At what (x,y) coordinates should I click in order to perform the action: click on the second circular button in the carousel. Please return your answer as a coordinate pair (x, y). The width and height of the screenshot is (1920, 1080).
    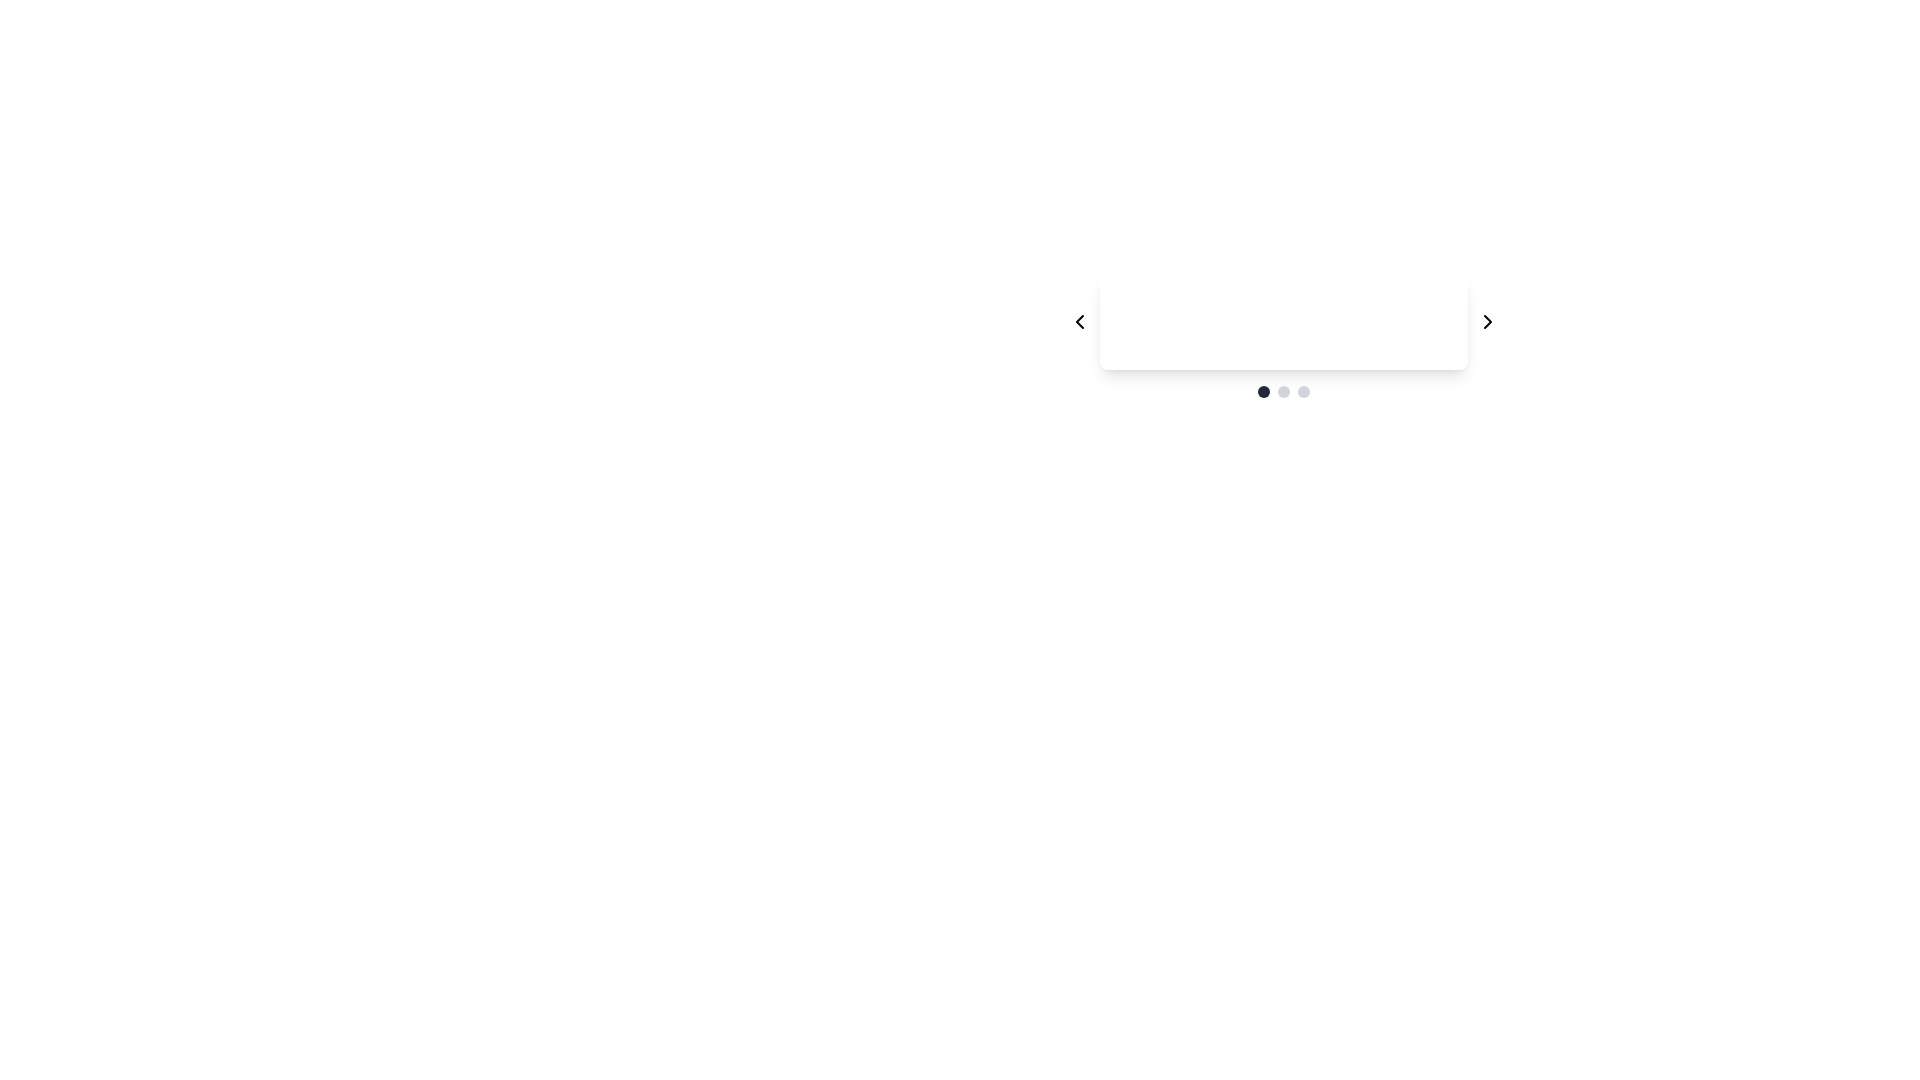
    Looking at the image, I should click on (1283, 392).